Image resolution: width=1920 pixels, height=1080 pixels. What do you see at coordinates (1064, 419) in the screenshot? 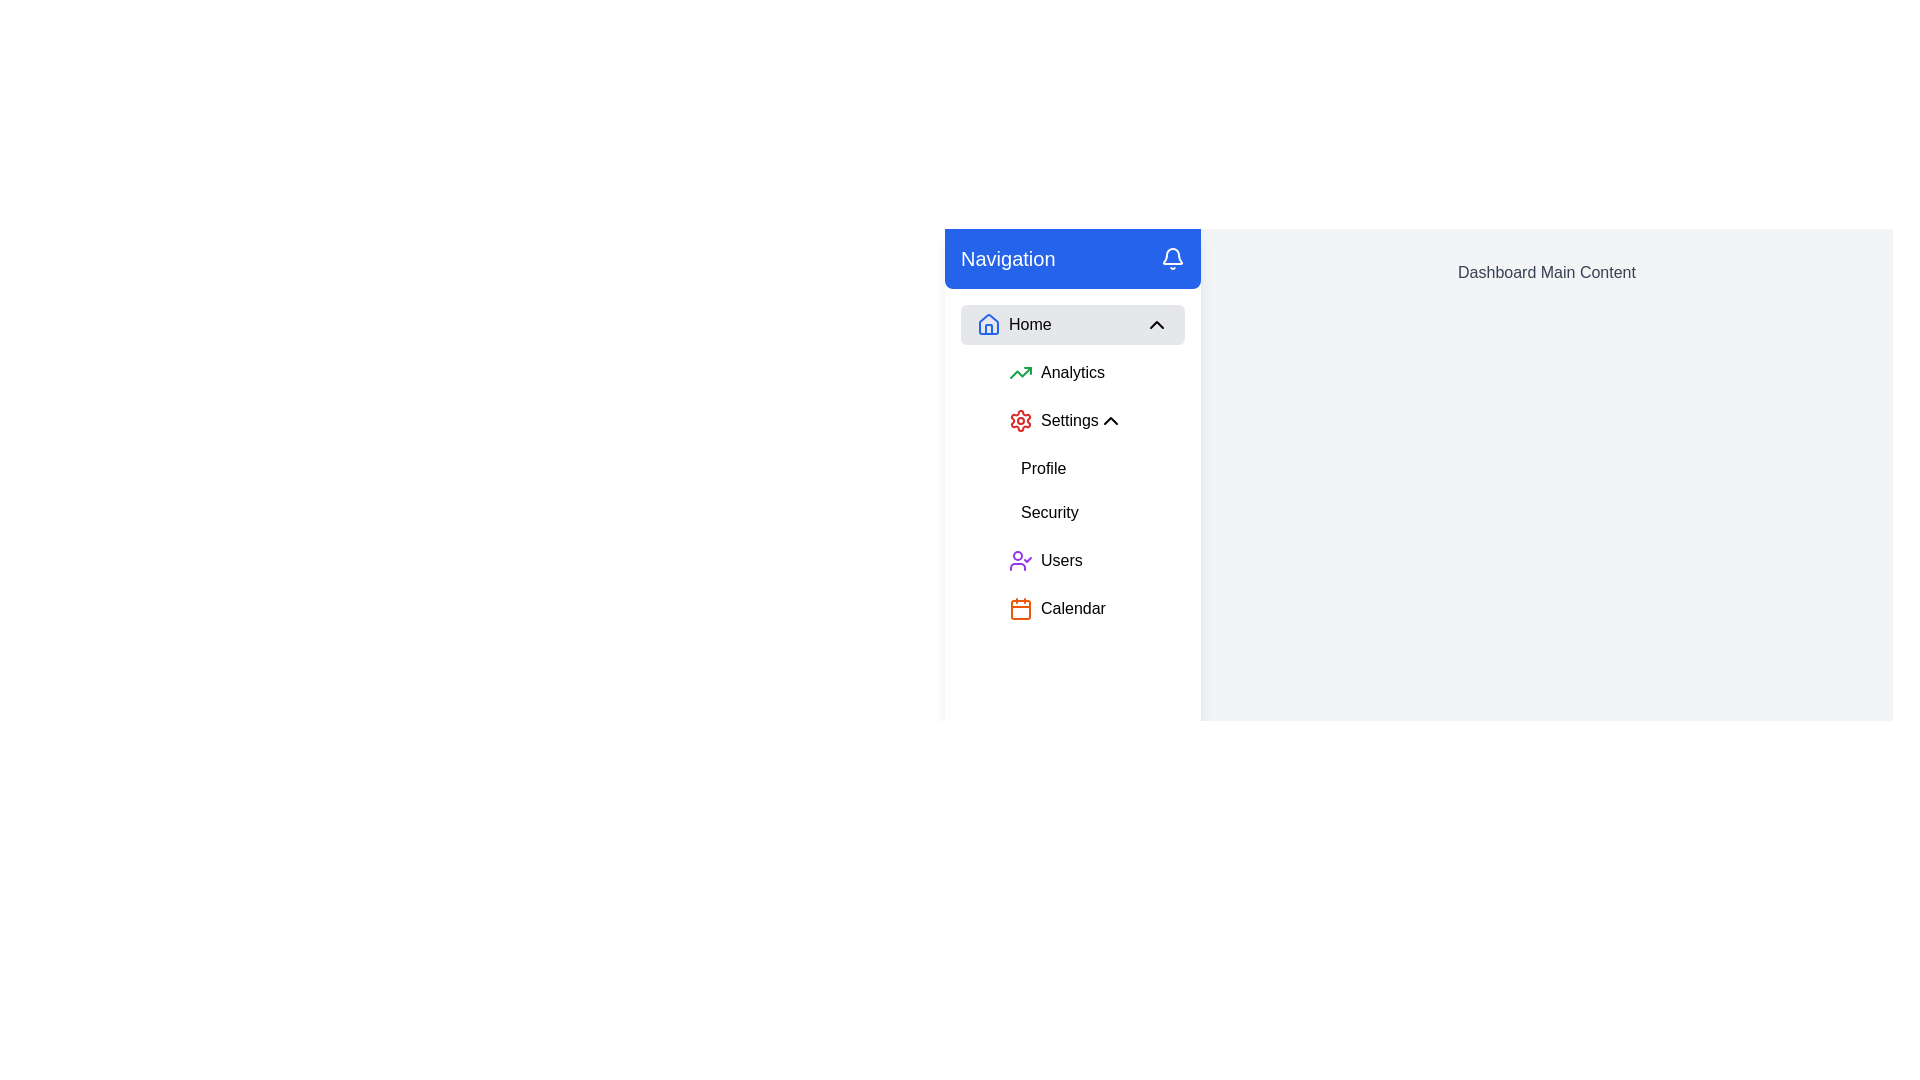
I see `the upward-pointing chevron icon on the 'Settings' collapsible menu item in the vertical sidebar navigation menu` at bounding box center [1064, 419].